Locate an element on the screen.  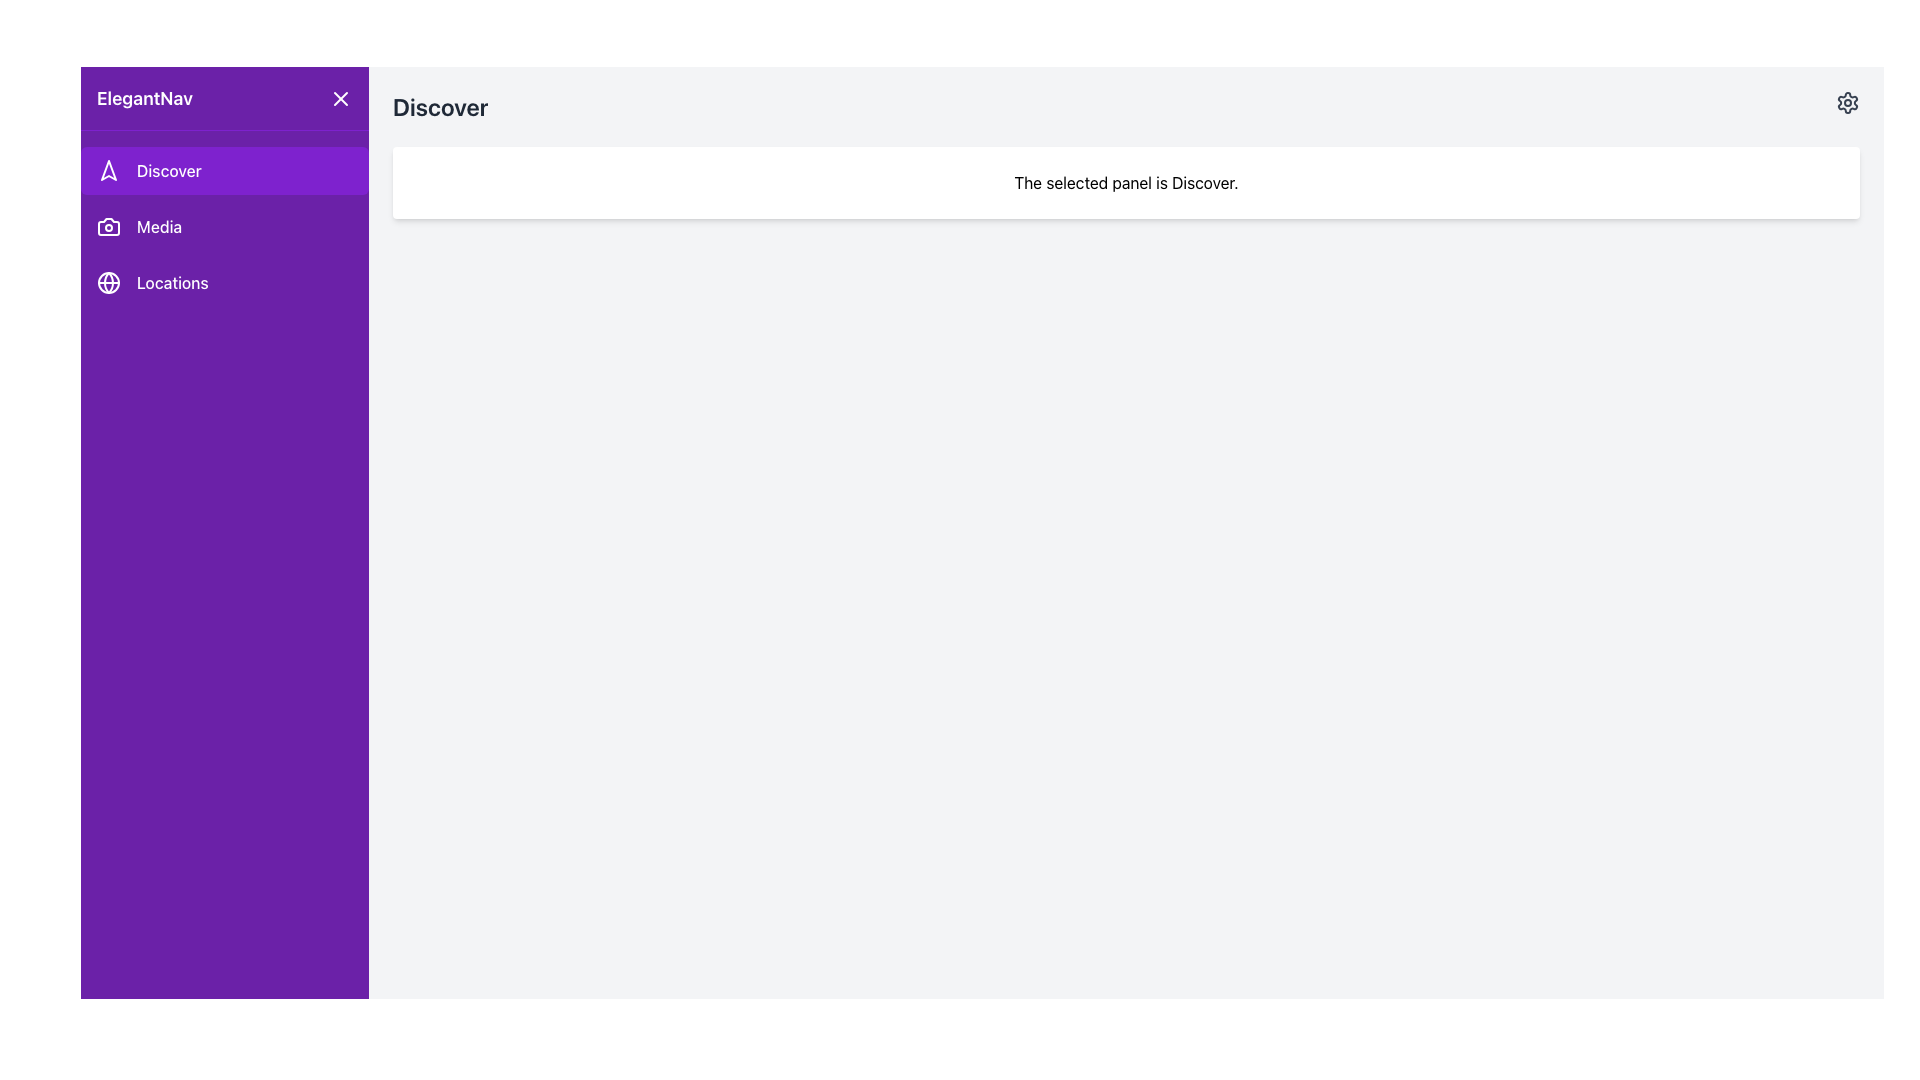
the 'Locations' menu item button in the navigation menu is located at coordinates (225, 282).